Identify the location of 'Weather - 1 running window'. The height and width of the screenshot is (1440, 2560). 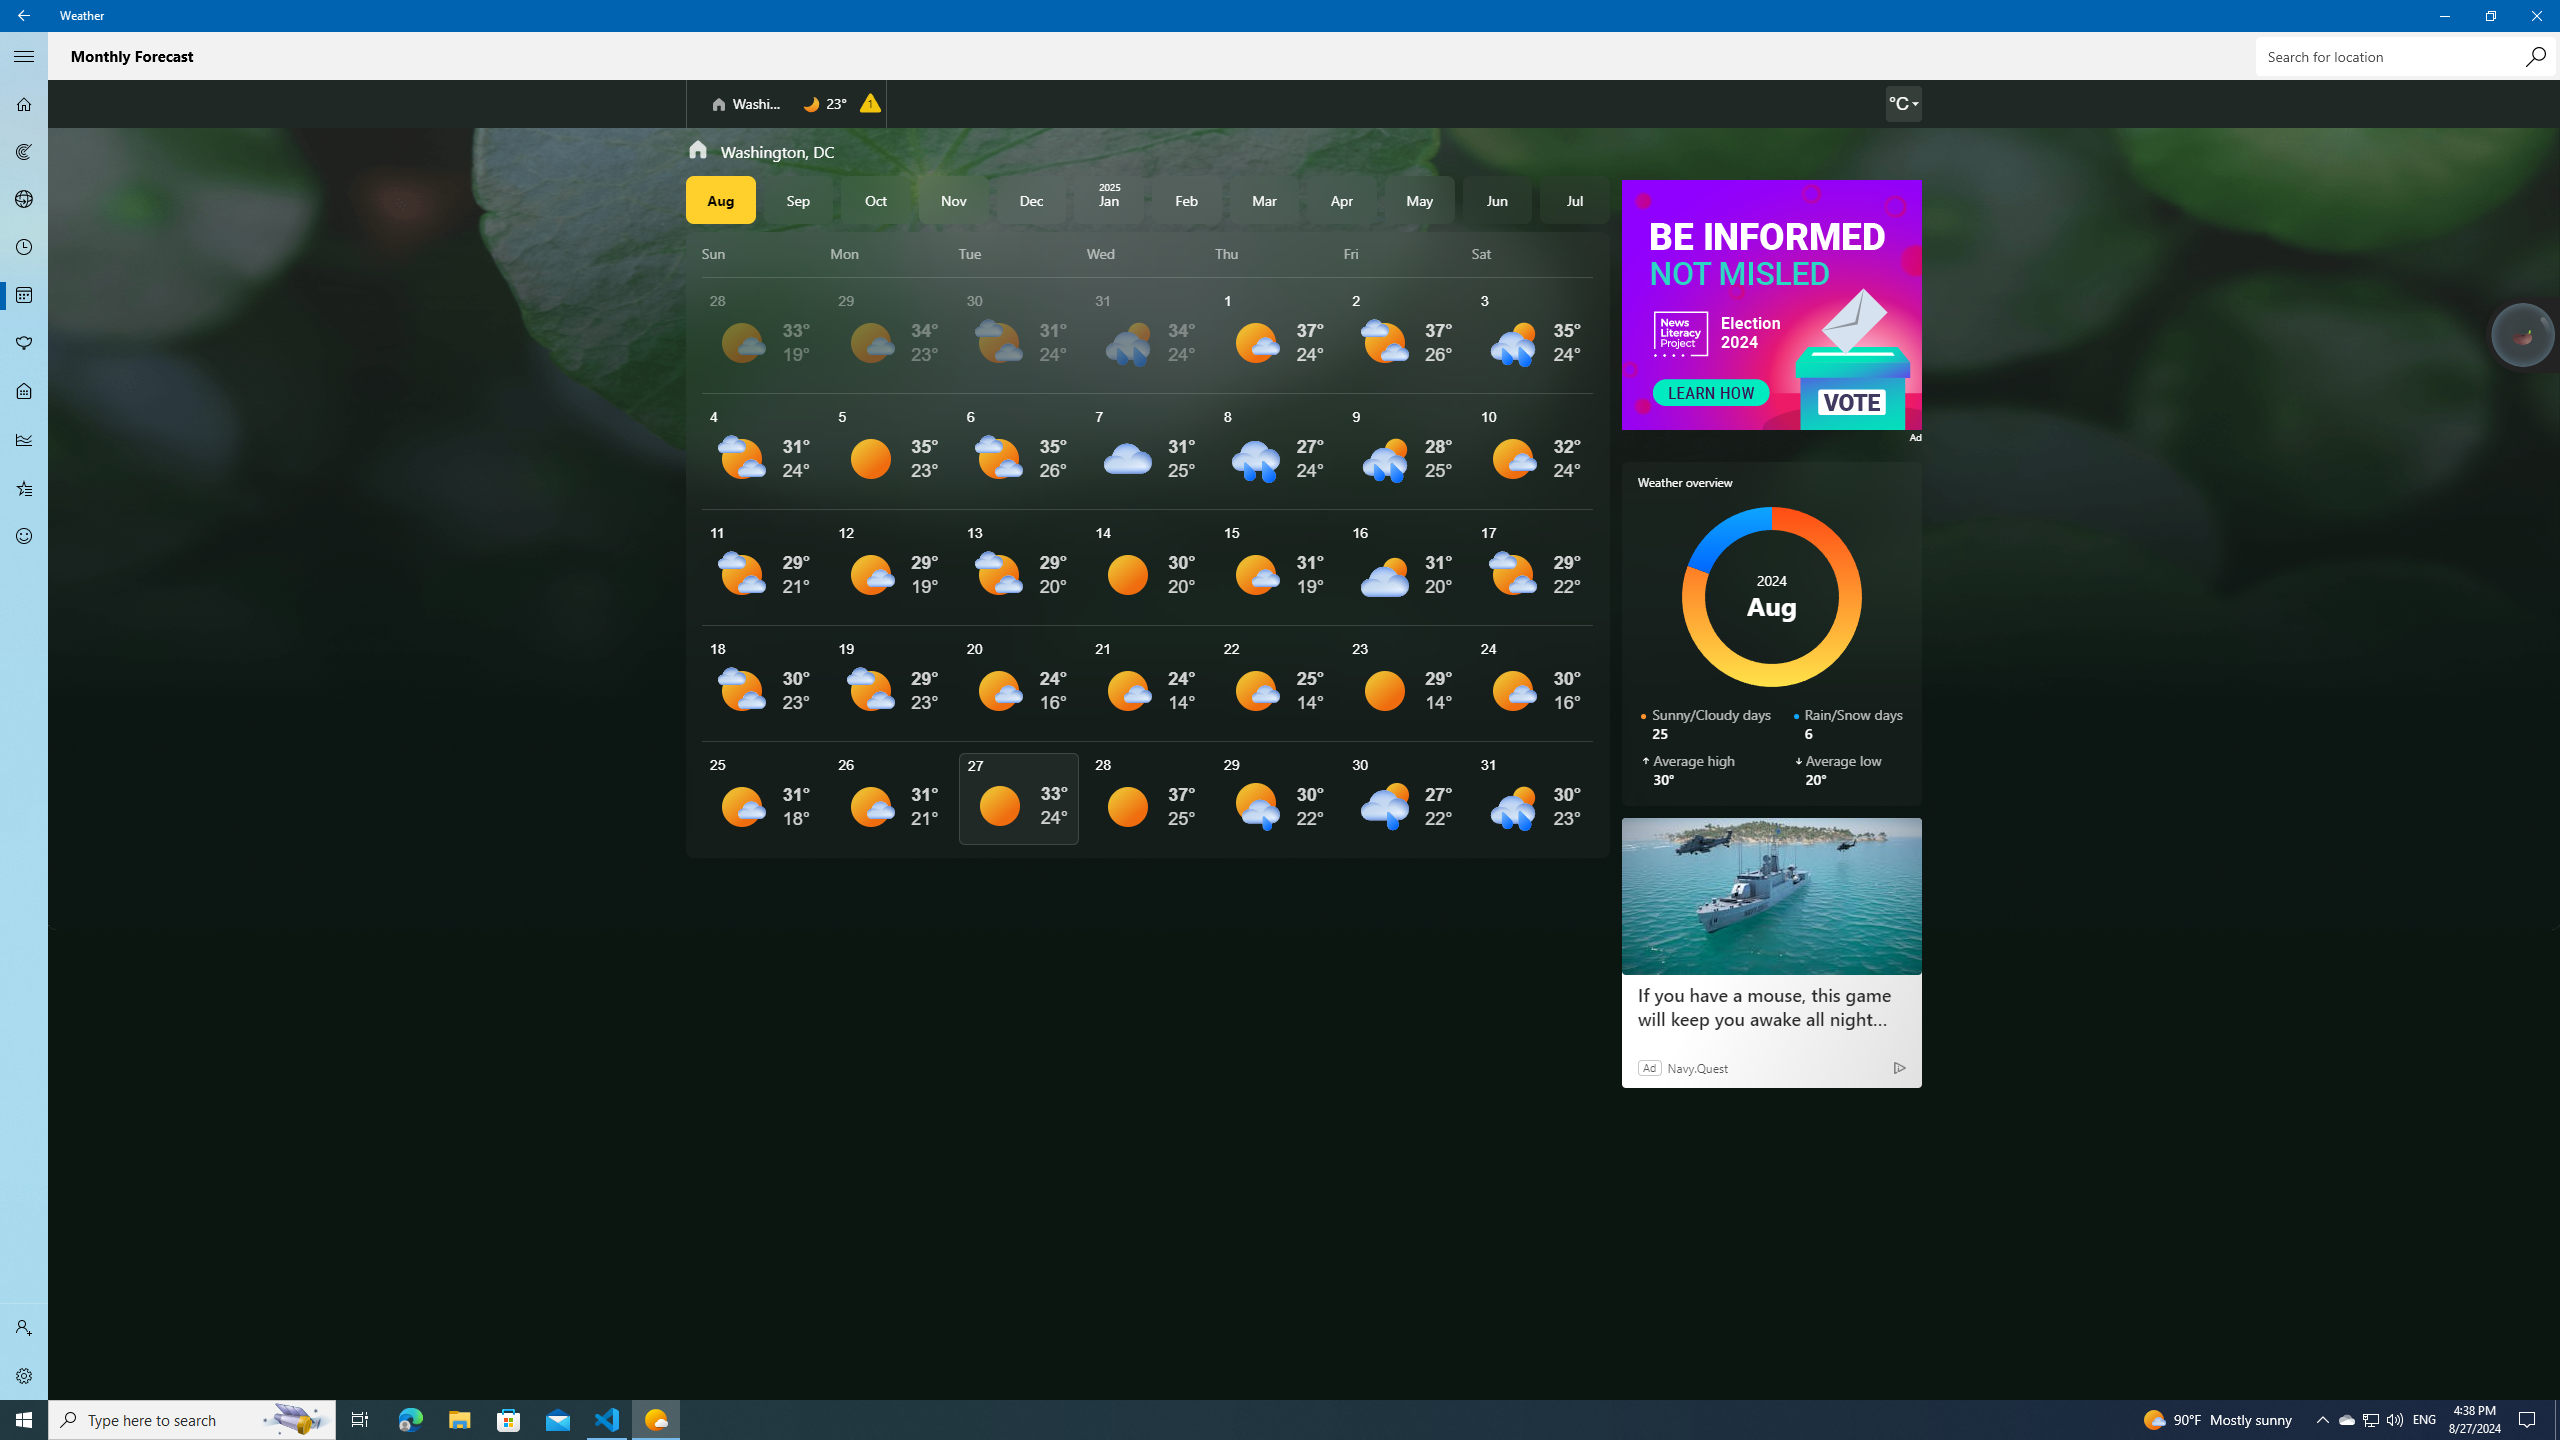
(656, 1418).